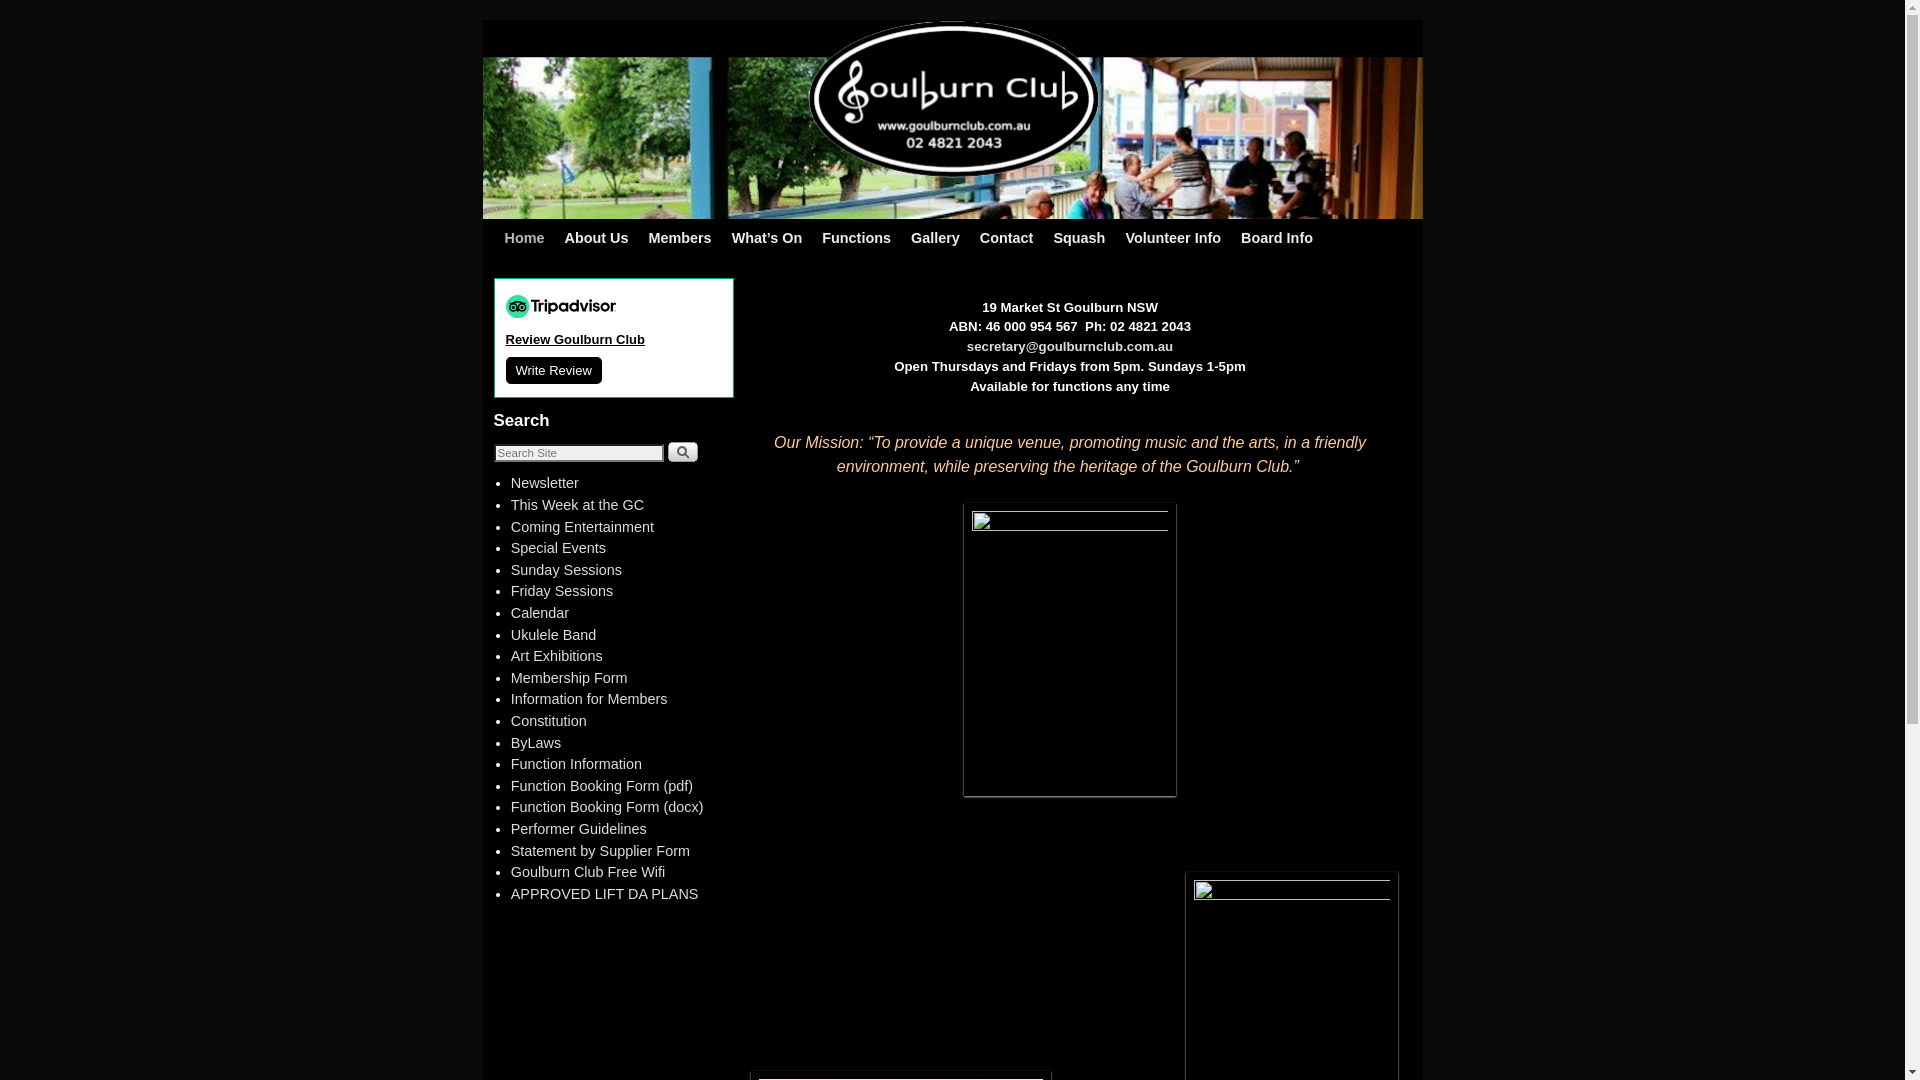 This screenshot has width=1920, height=1080. What do you see at coordinates (1172, 237) in the screenshot?
I see `'Volunteer Info'` at bounding box center [1172, 237].